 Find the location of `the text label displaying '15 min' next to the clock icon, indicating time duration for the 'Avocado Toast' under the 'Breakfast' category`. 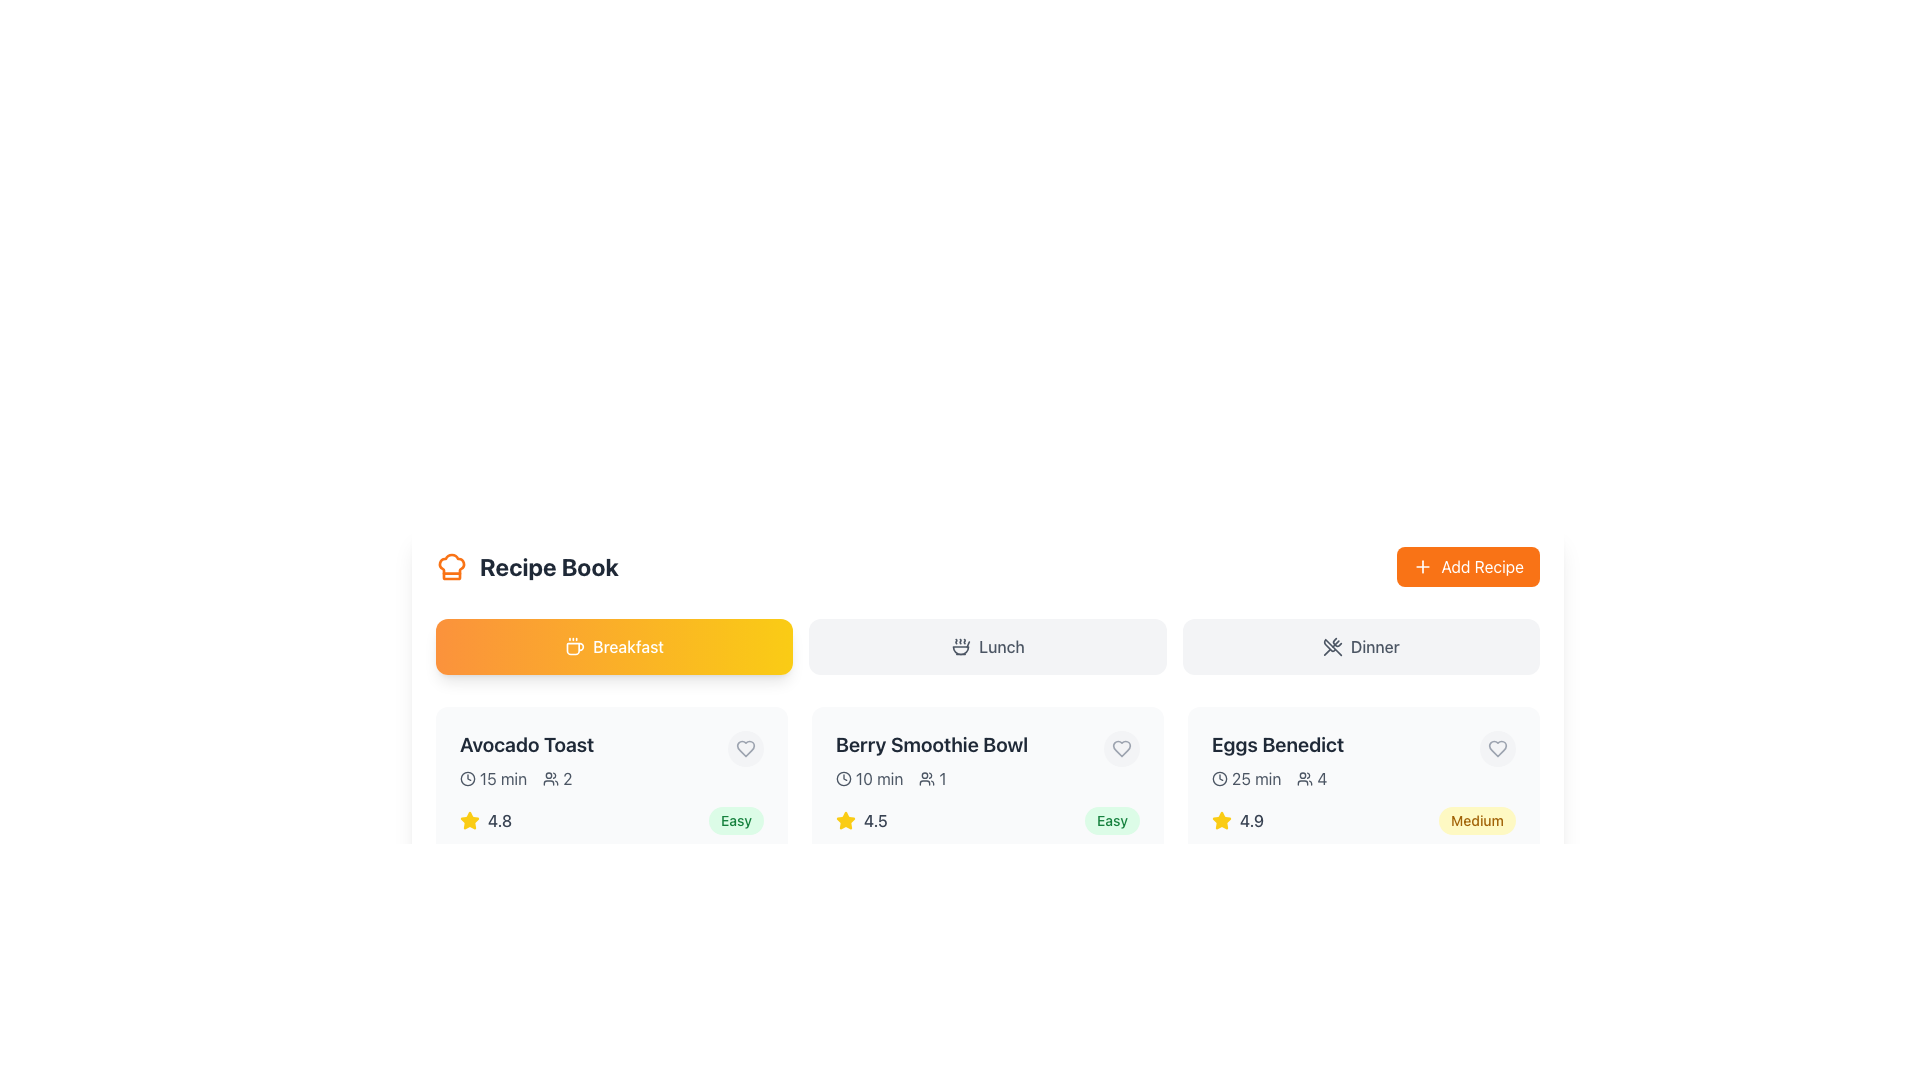

the text label displaying '15 min' next to the clock icon, indicating time duration for the 'Avocado Toast' under the 'Breakfast' category is located at coordinates (503, 778).